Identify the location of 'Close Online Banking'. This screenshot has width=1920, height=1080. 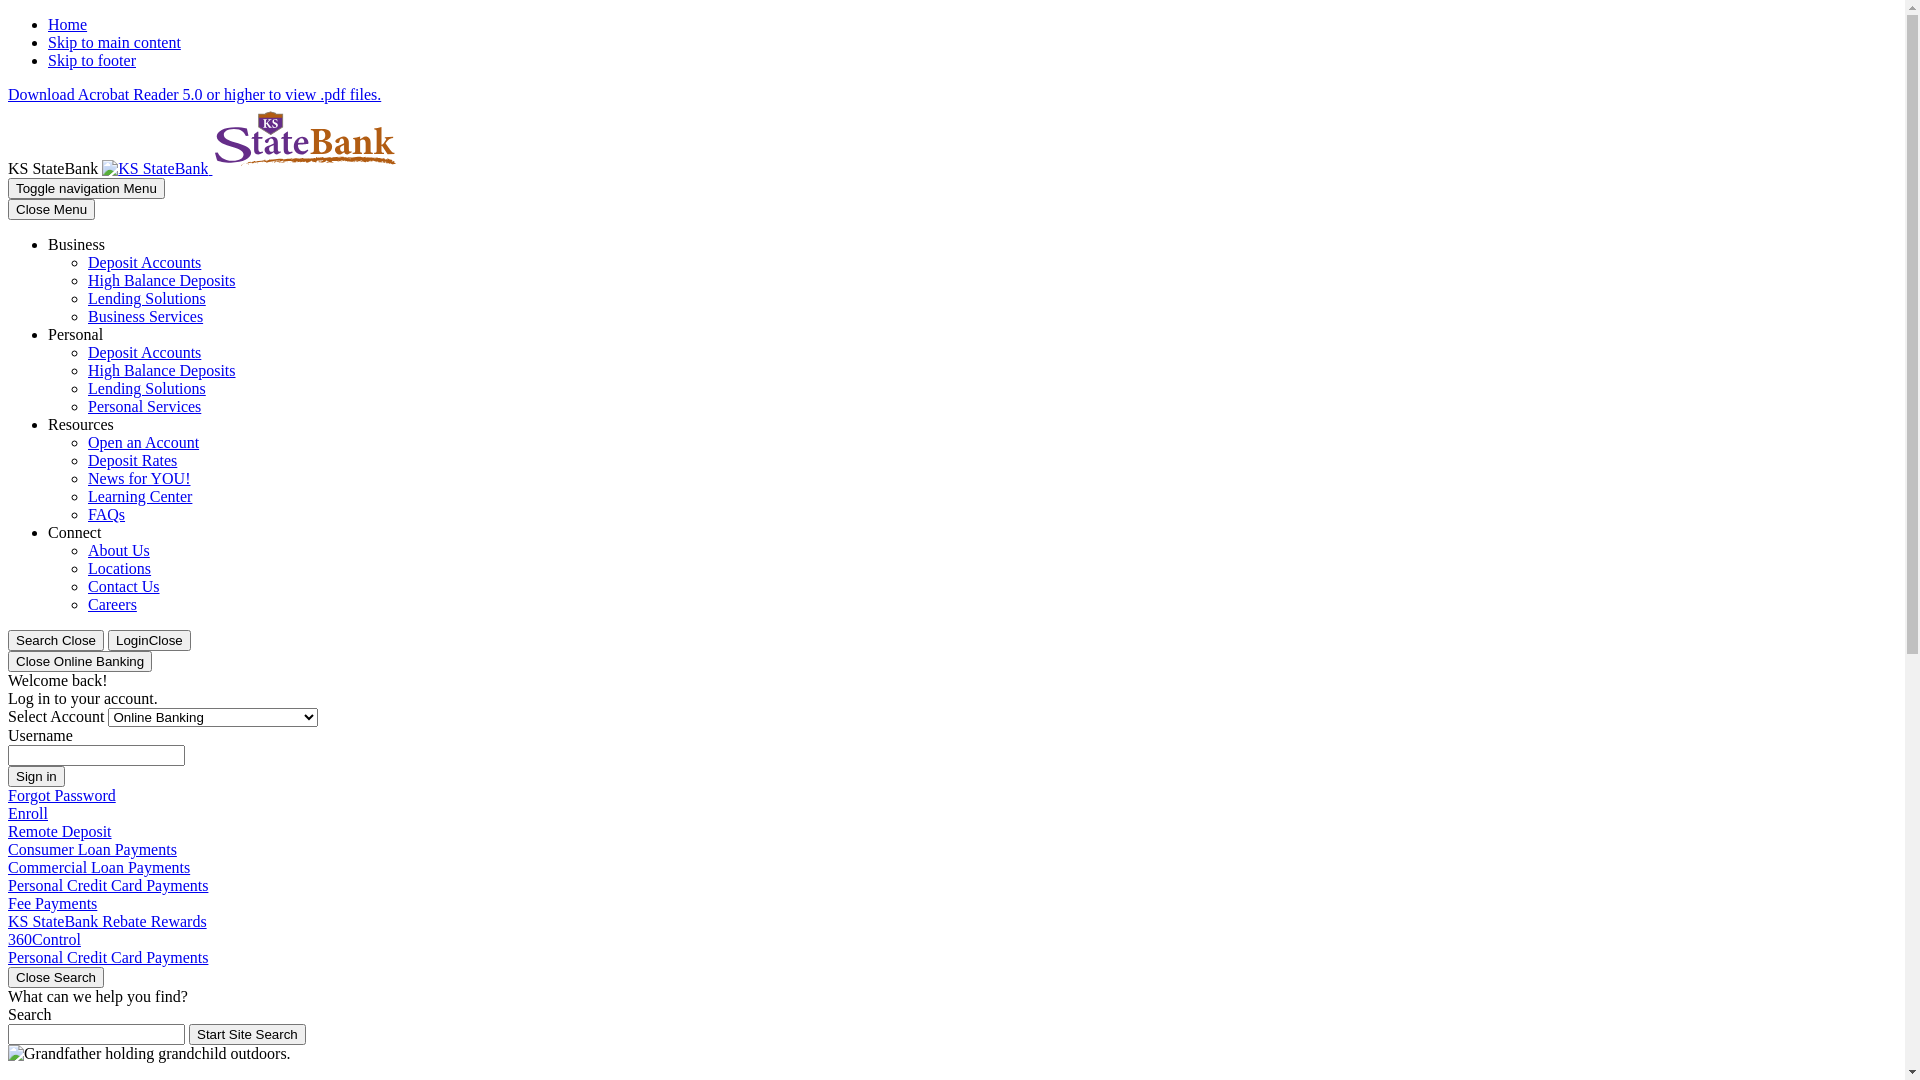
(80, 661).